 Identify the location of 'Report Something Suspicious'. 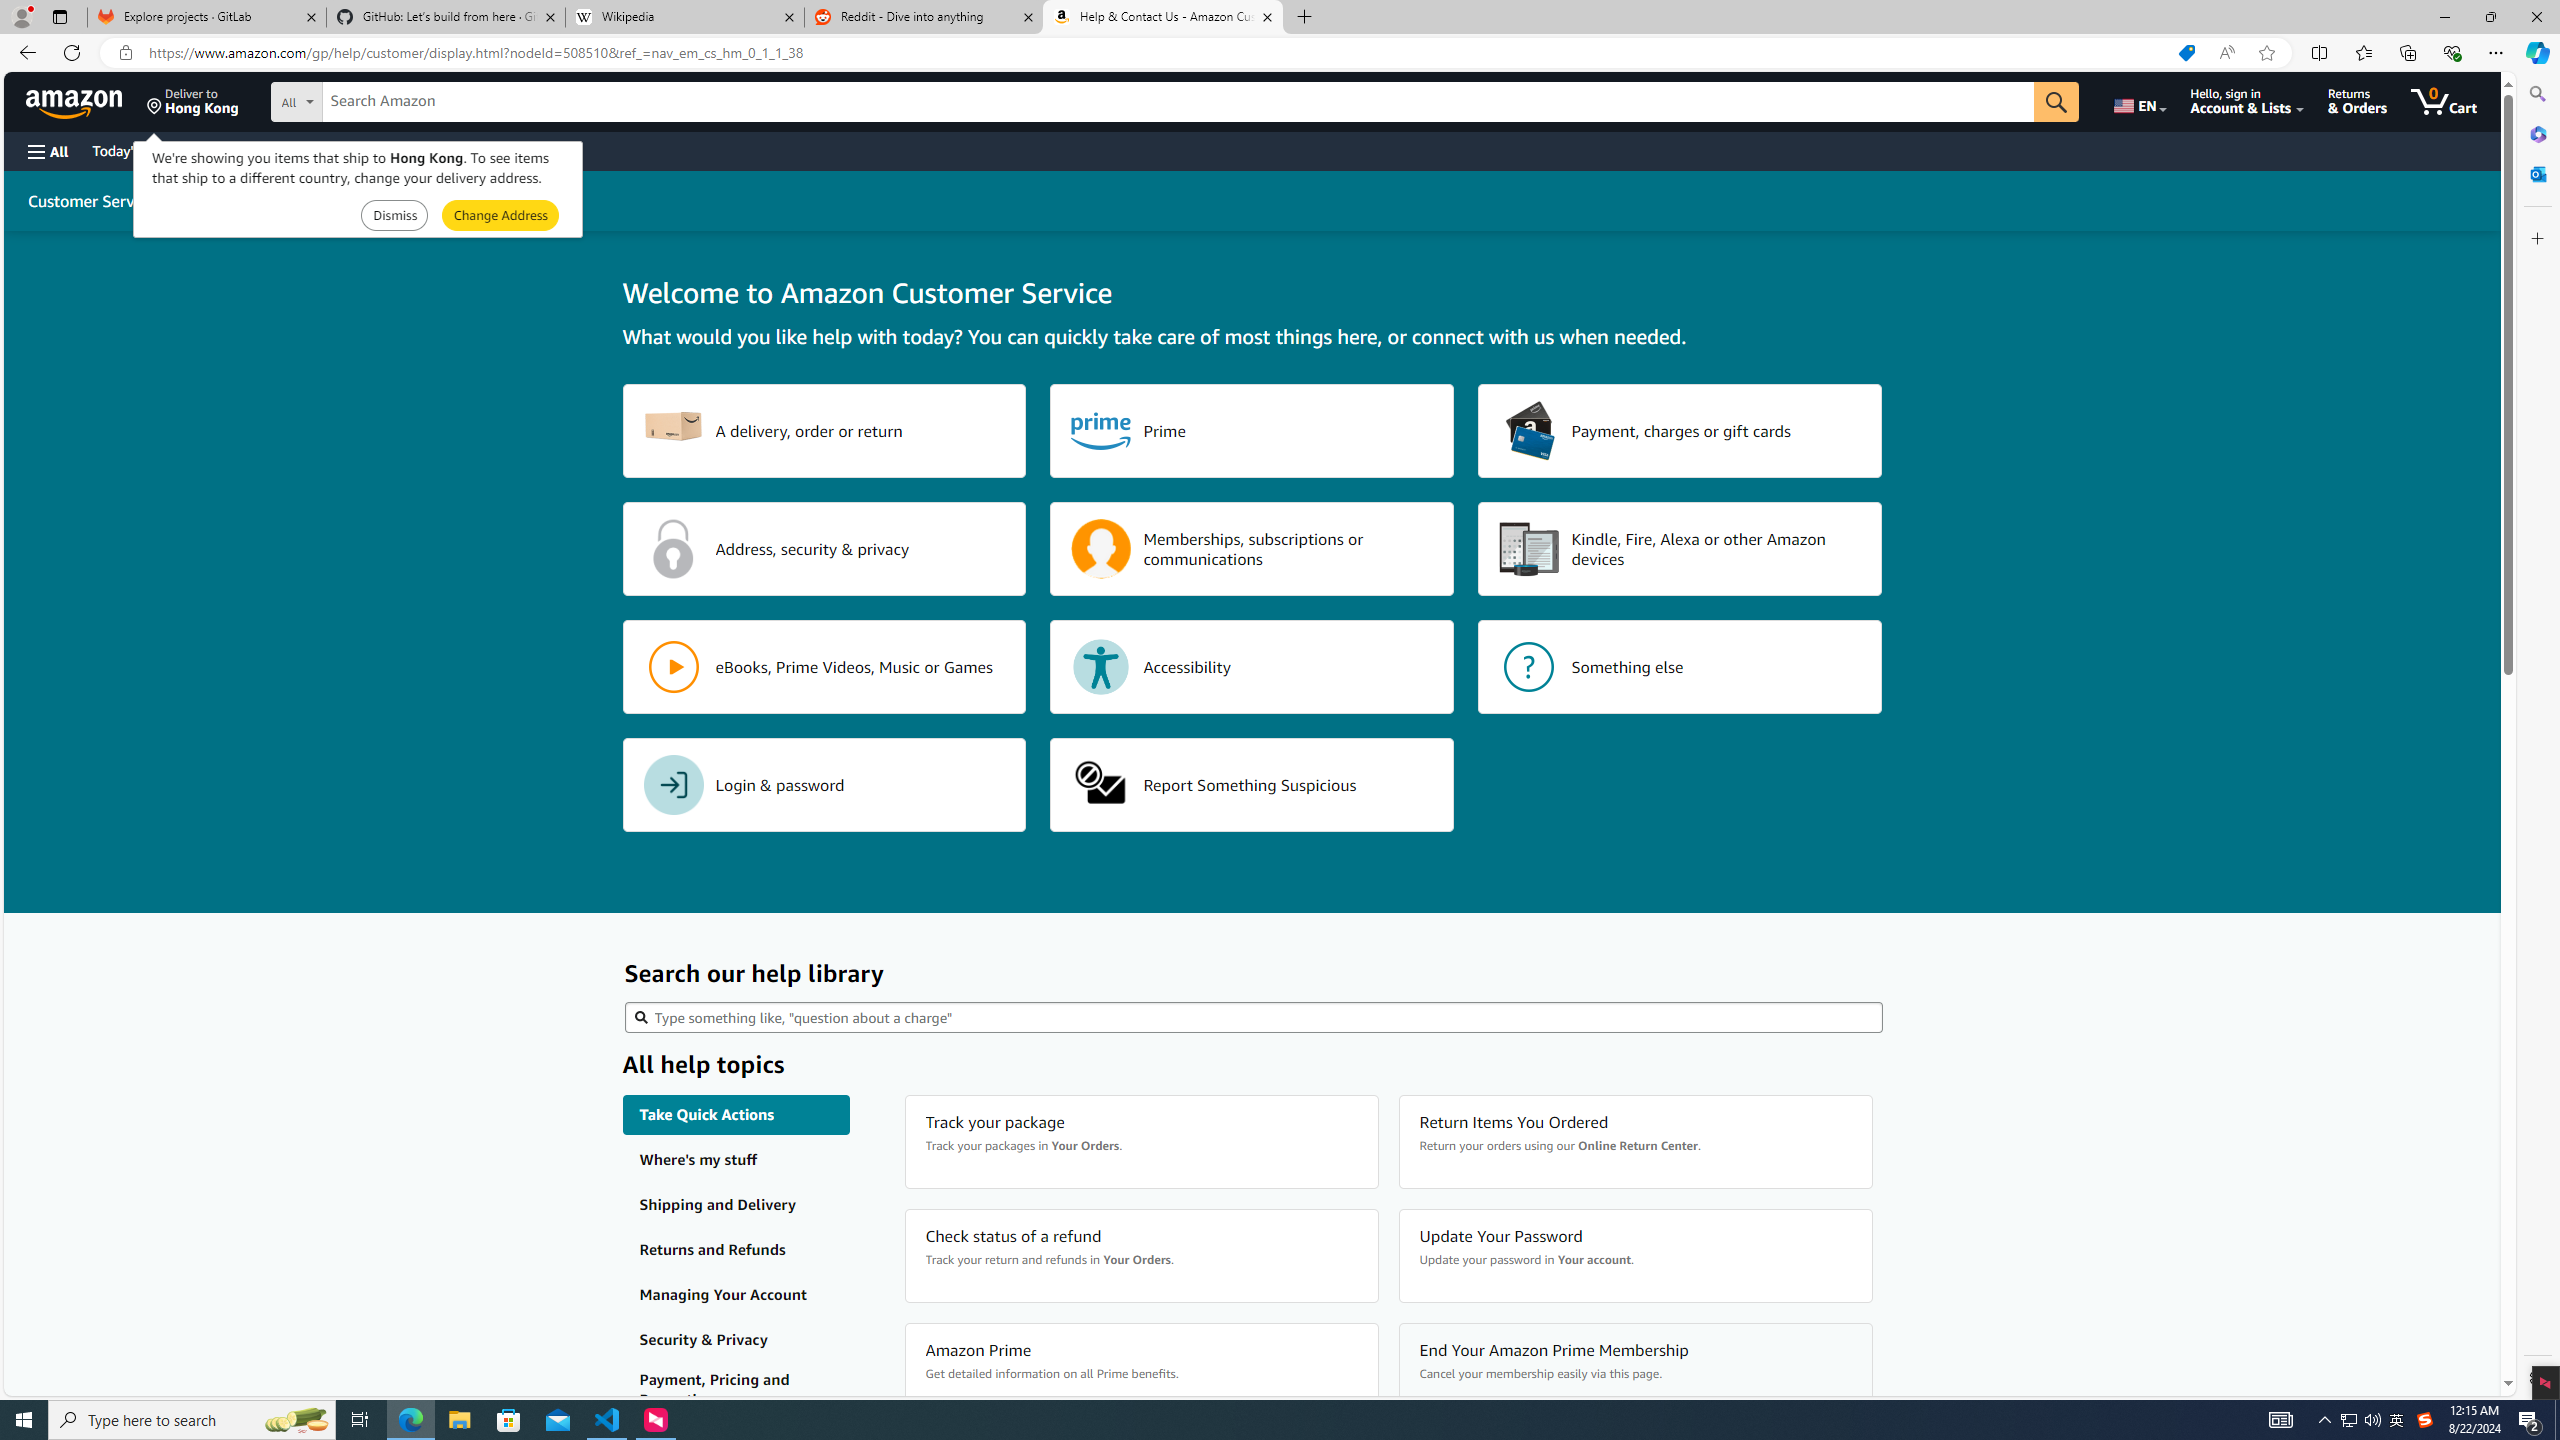
(1251, 784).